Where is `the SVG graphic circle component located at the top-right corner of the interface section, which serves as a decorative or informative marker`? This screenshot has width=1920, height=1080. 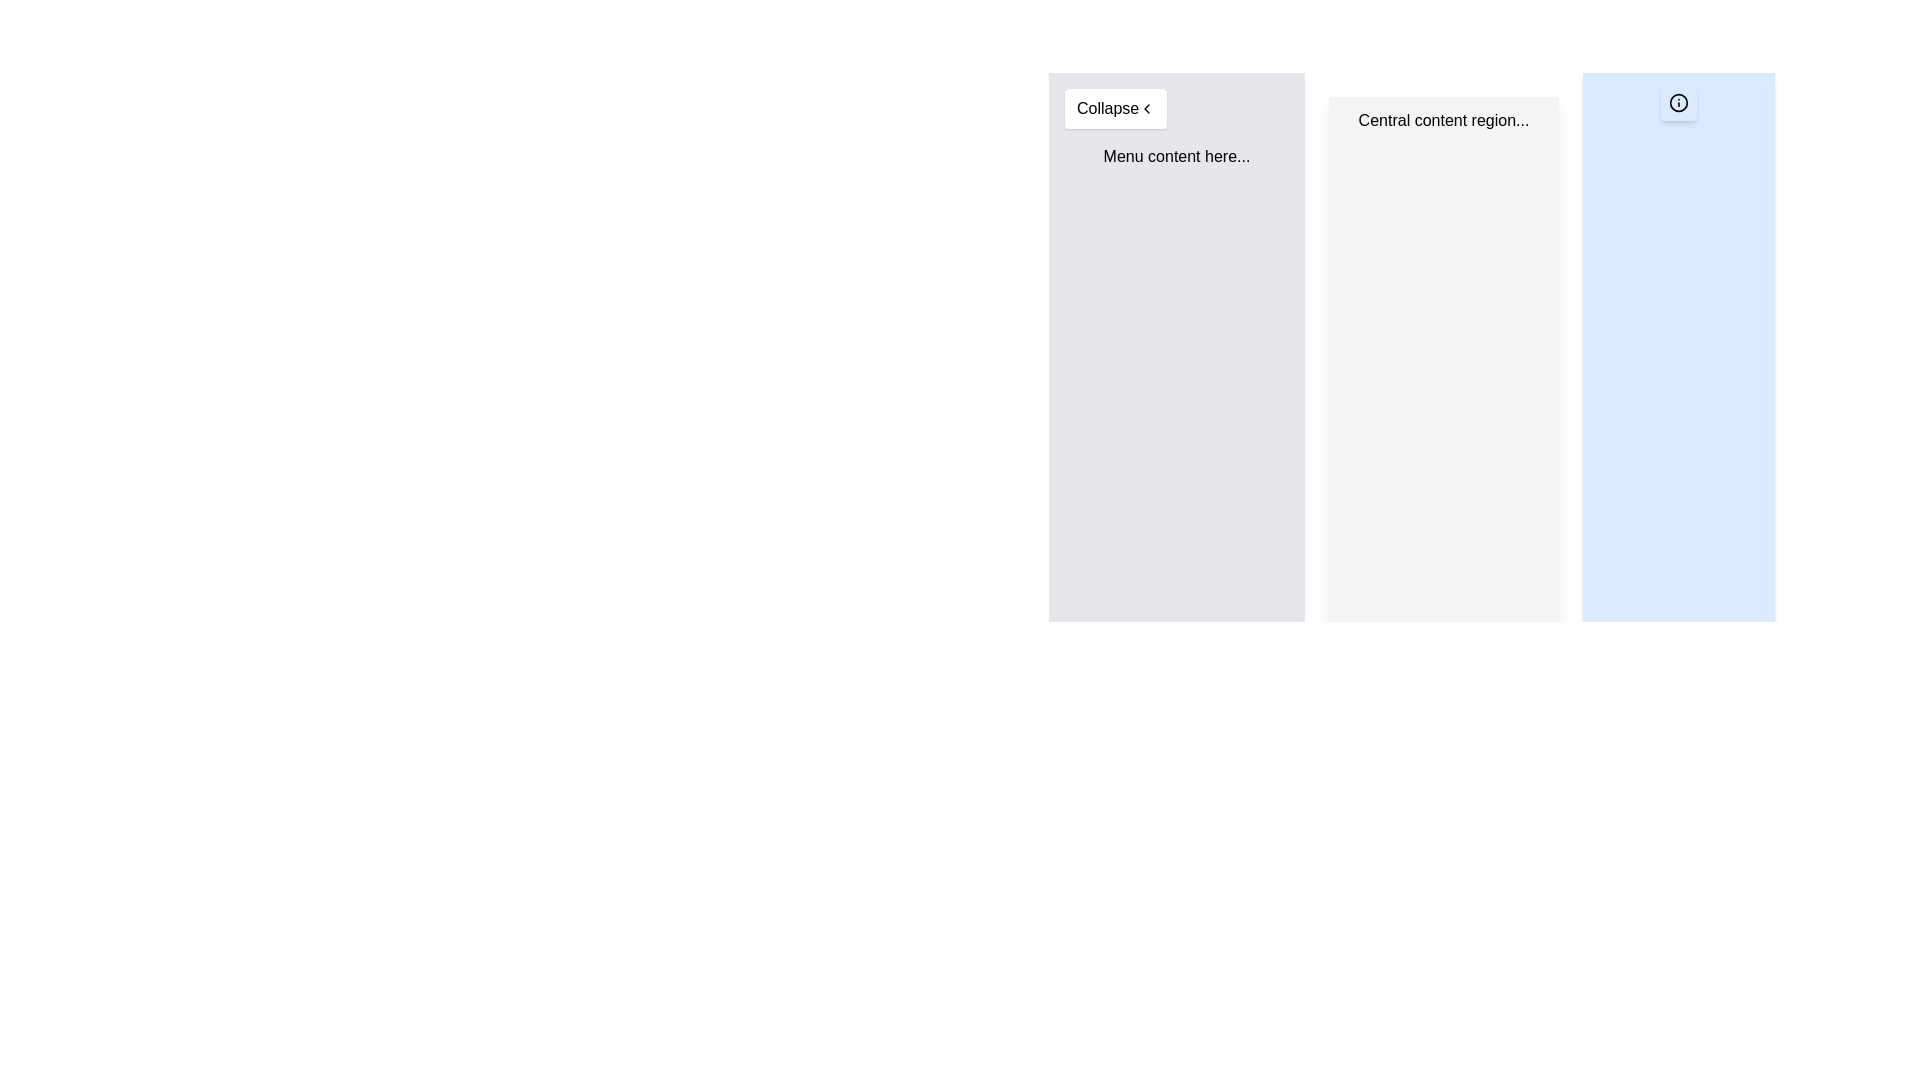 the SVG graphic circle component located at the top-right corner of the interface section, which serves as a decorative or informative marker is located at coordinates (1679, 103).